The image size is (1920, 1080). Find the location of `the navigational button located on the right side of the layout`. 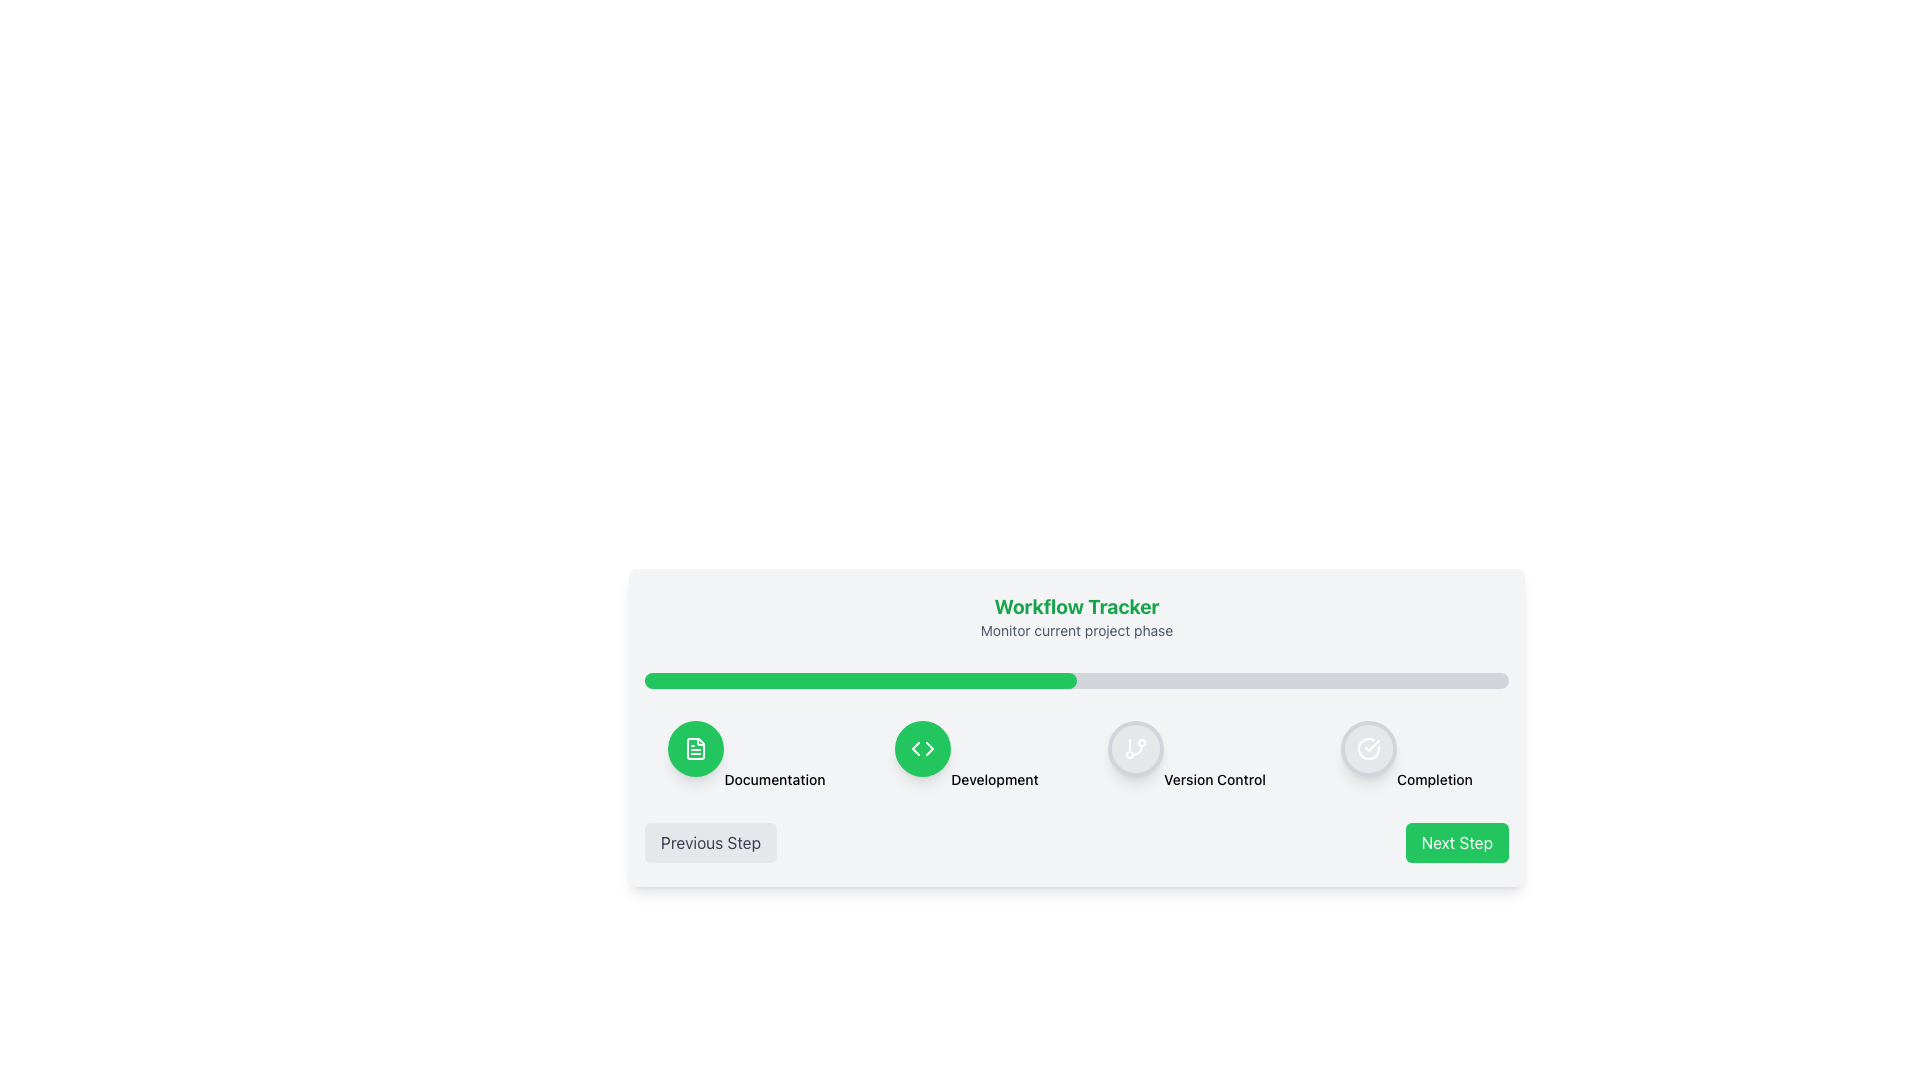

the navigational button located on the right side of the layout is located at coordinates (1457, 843).